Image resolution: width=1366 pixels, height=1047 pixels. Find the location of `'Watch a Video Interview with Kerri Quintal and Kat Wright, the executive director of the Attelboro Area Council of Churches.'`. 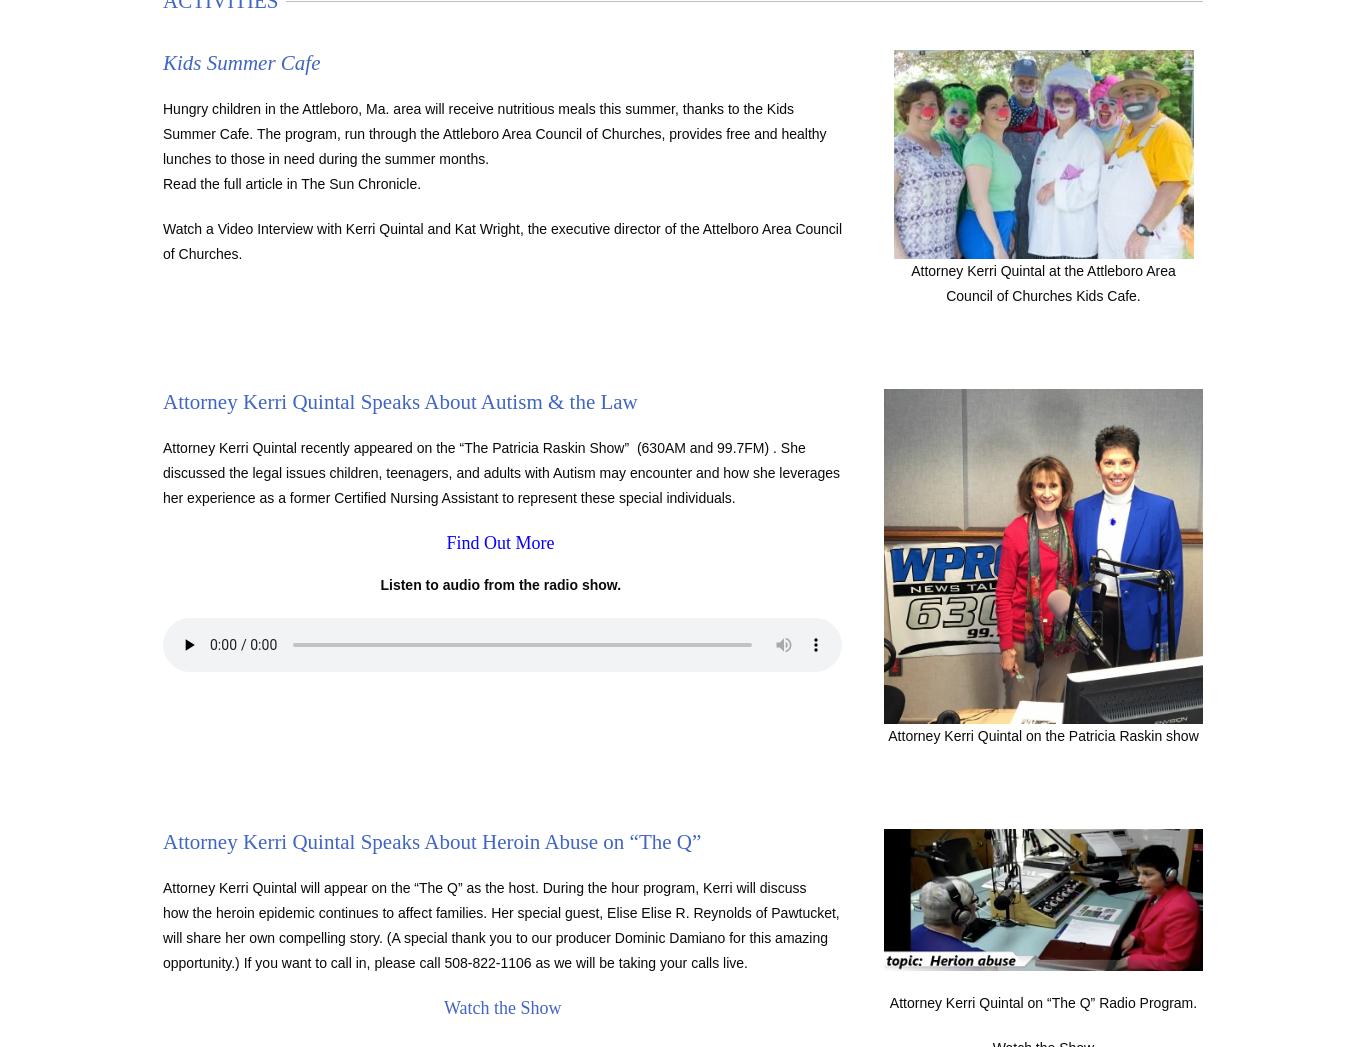

'Watch a Video Interview with Kerri Quintal and Kat Wright, the executive director of the Attelboro Area Council of Churches.' is located at coordinates (161, 241).